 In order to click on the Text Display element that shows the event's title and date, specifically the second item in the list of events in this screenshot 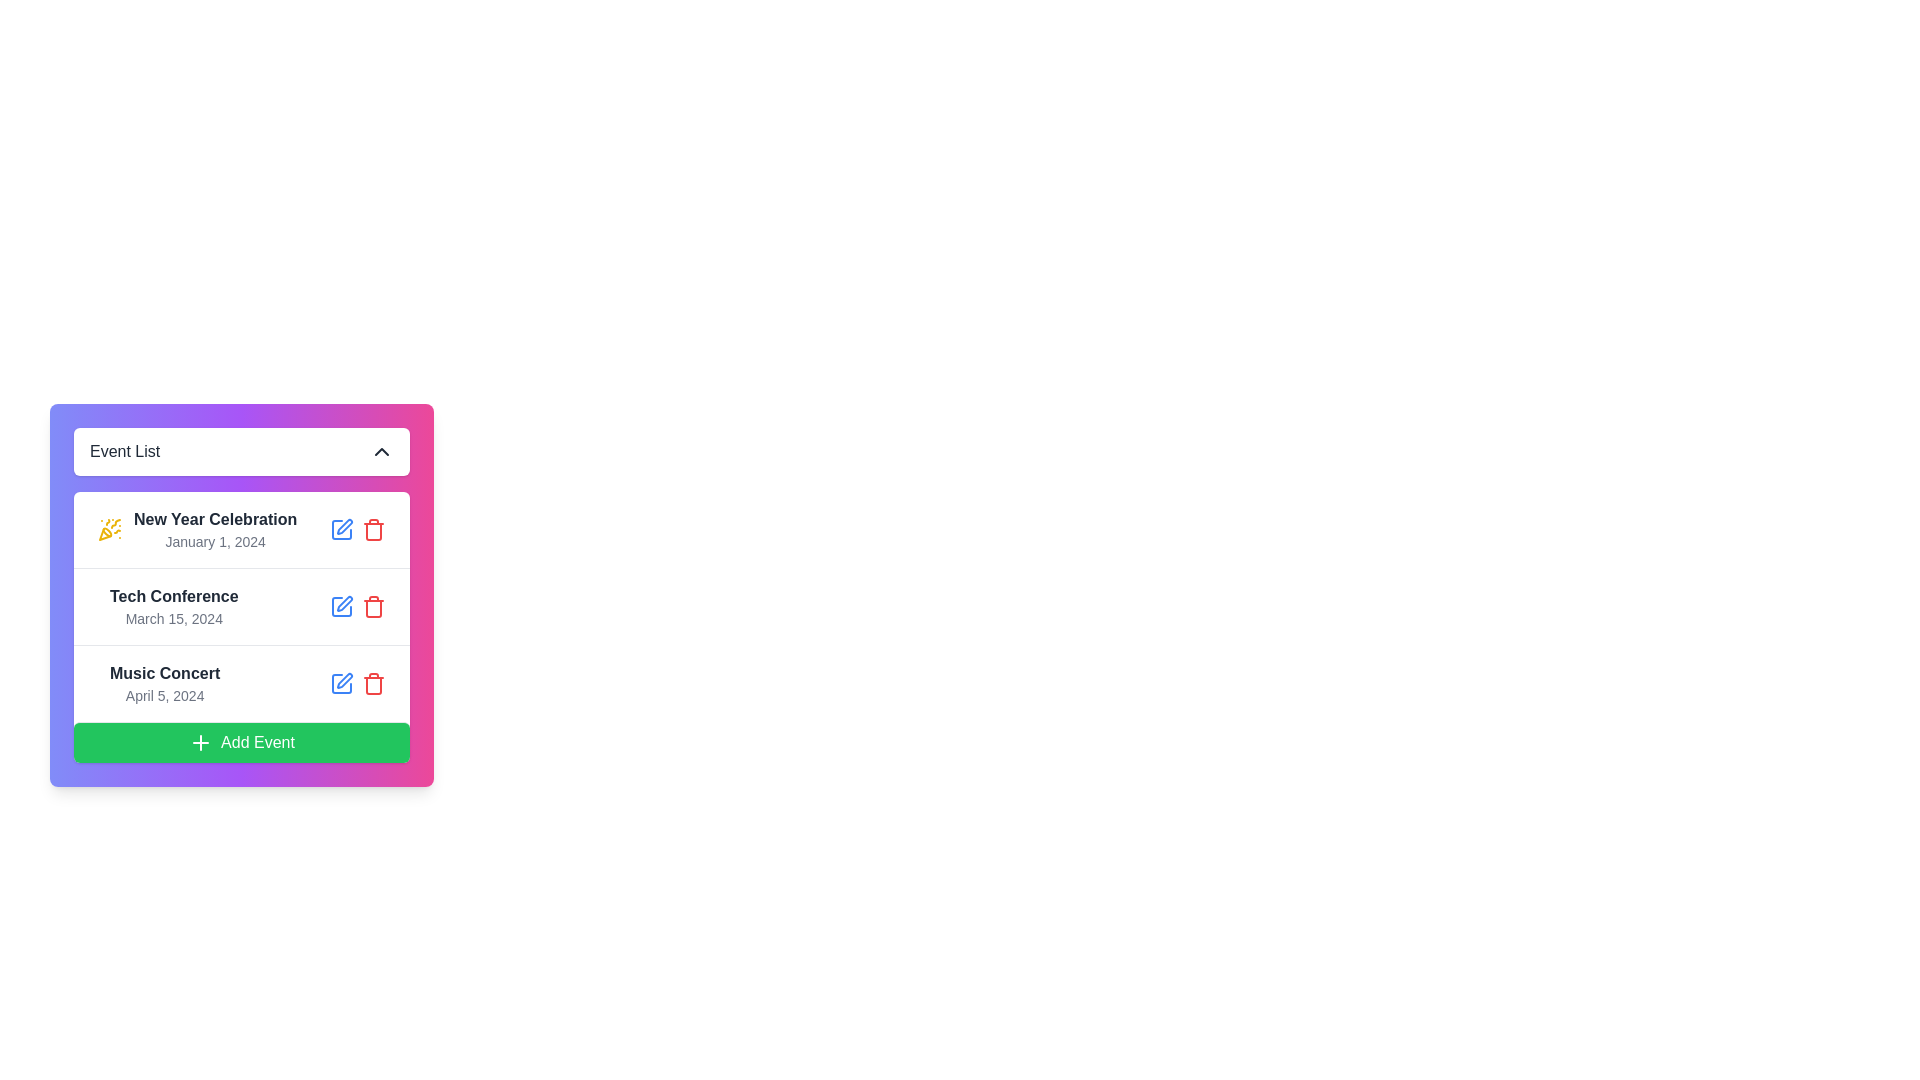, I will do `click(168, 605)`.